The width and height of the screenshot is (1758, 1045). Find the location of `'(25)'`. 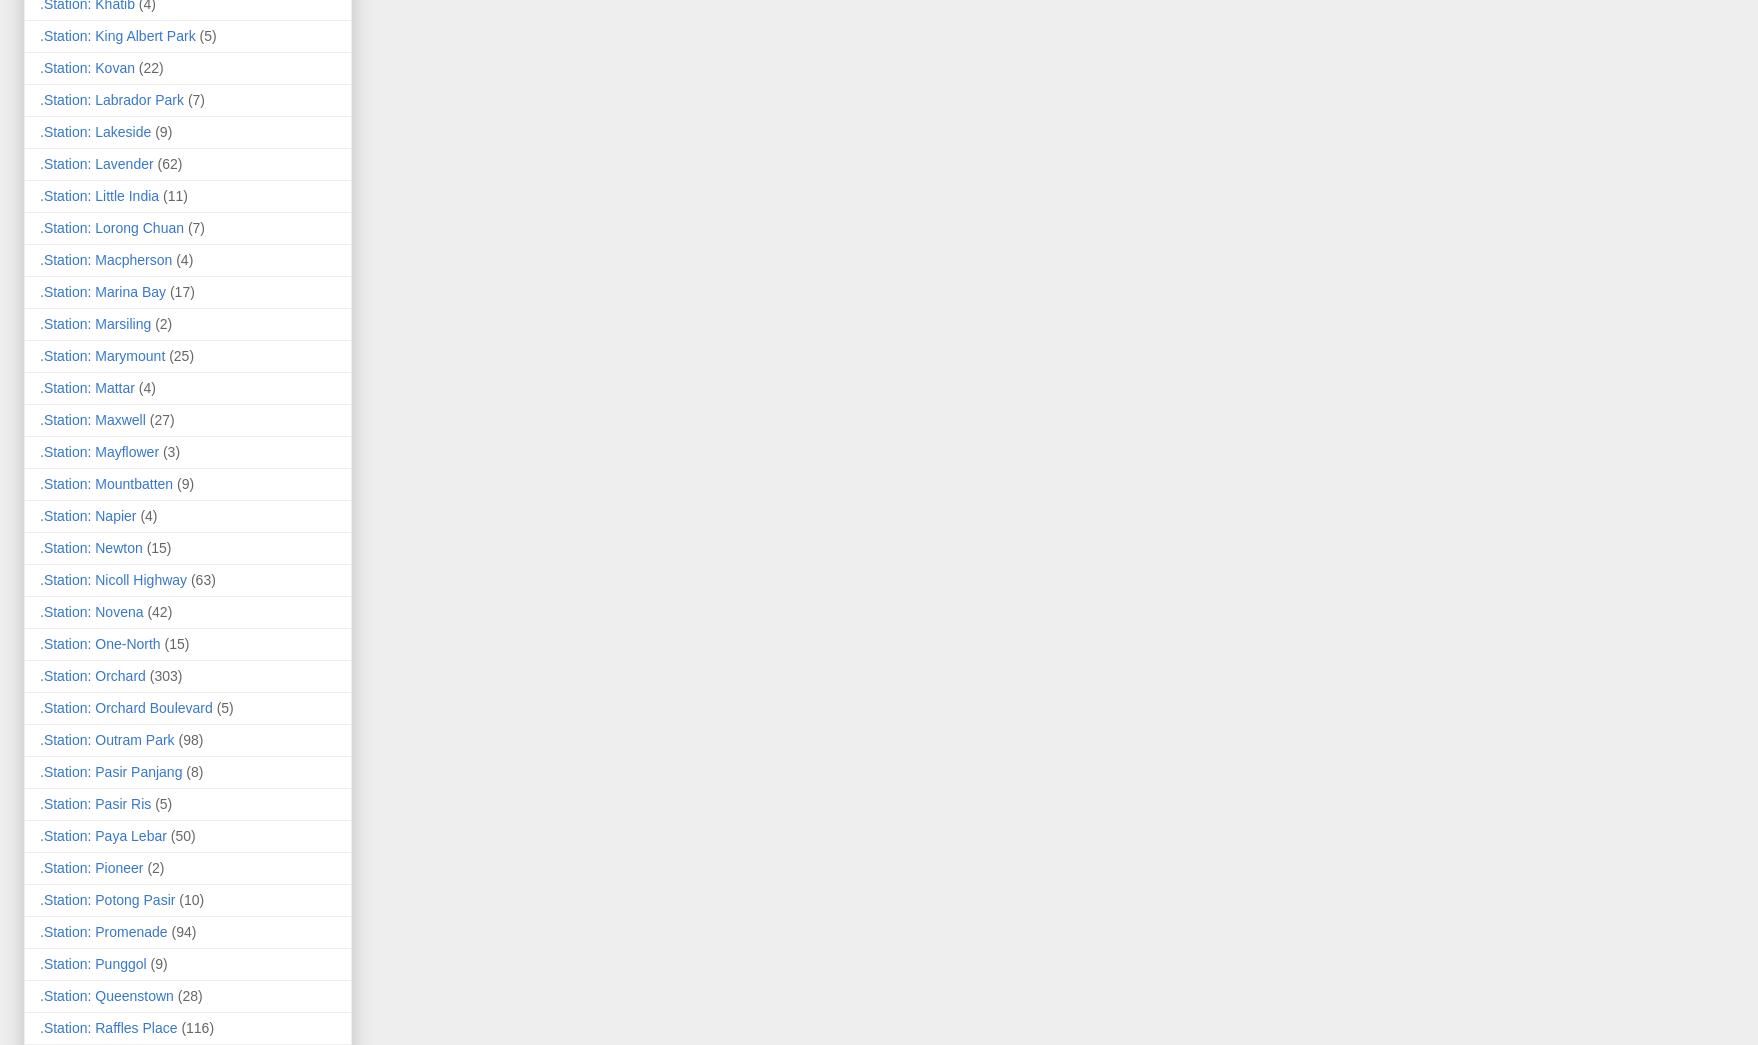

'(25)' is located at coordinates (167, 353).